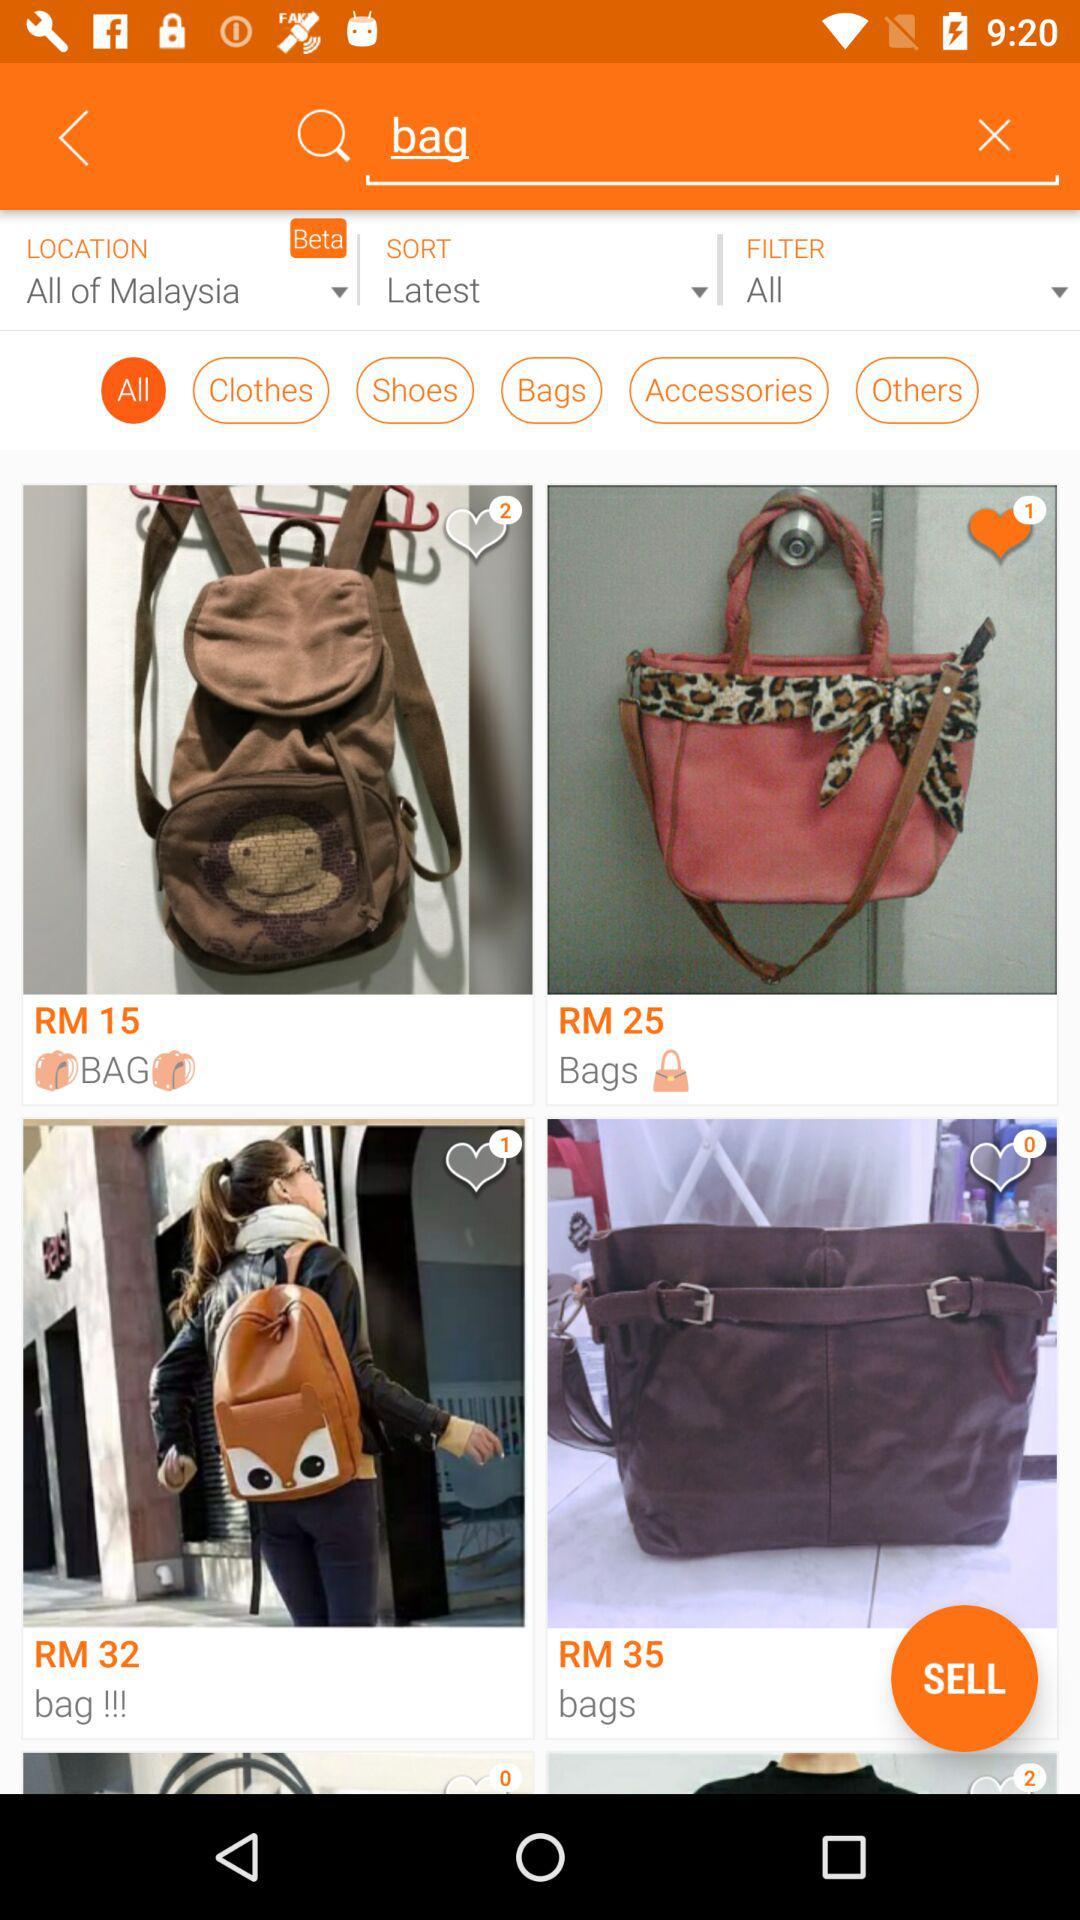  What do you see at coordinates (474, 1171) in the screenshot?
I see `mark as favorite` at bounding box center [474, 1171].